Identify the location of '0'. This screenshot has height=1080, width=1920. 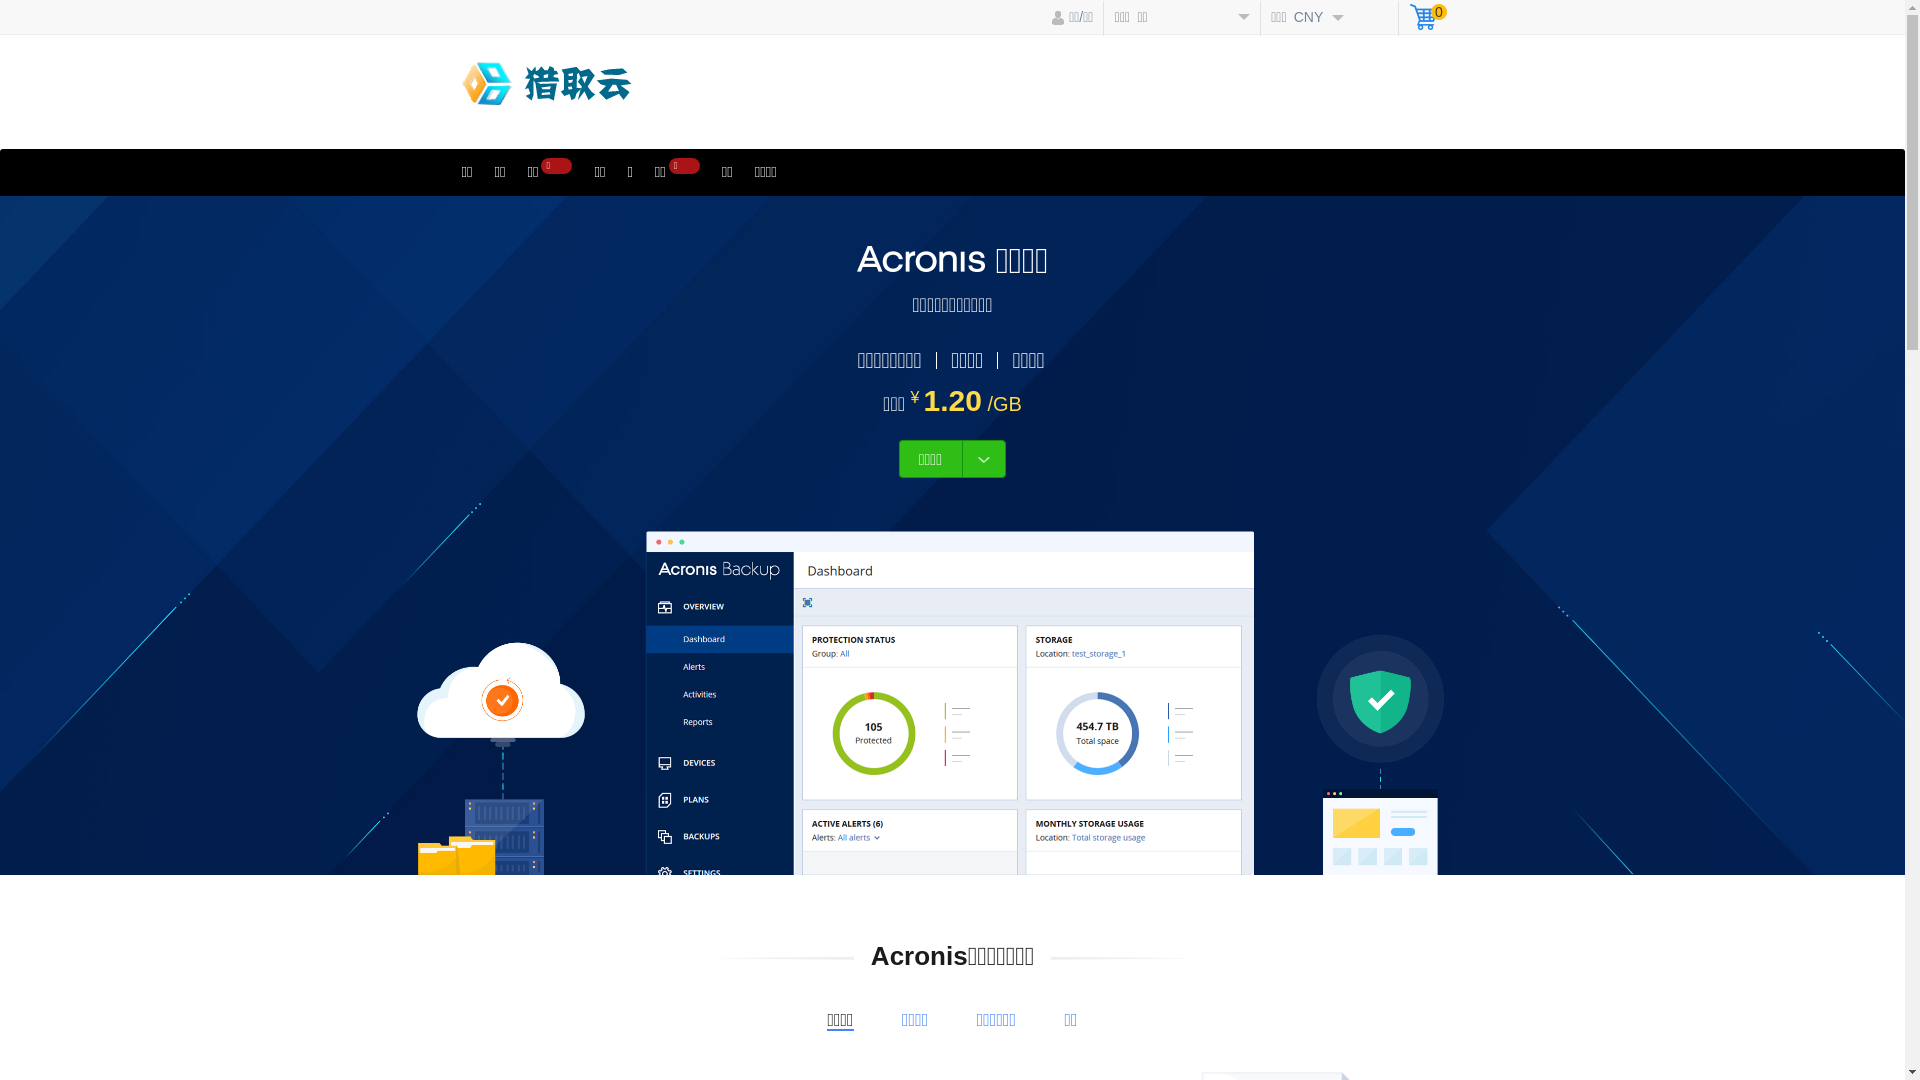
(1409, 19).